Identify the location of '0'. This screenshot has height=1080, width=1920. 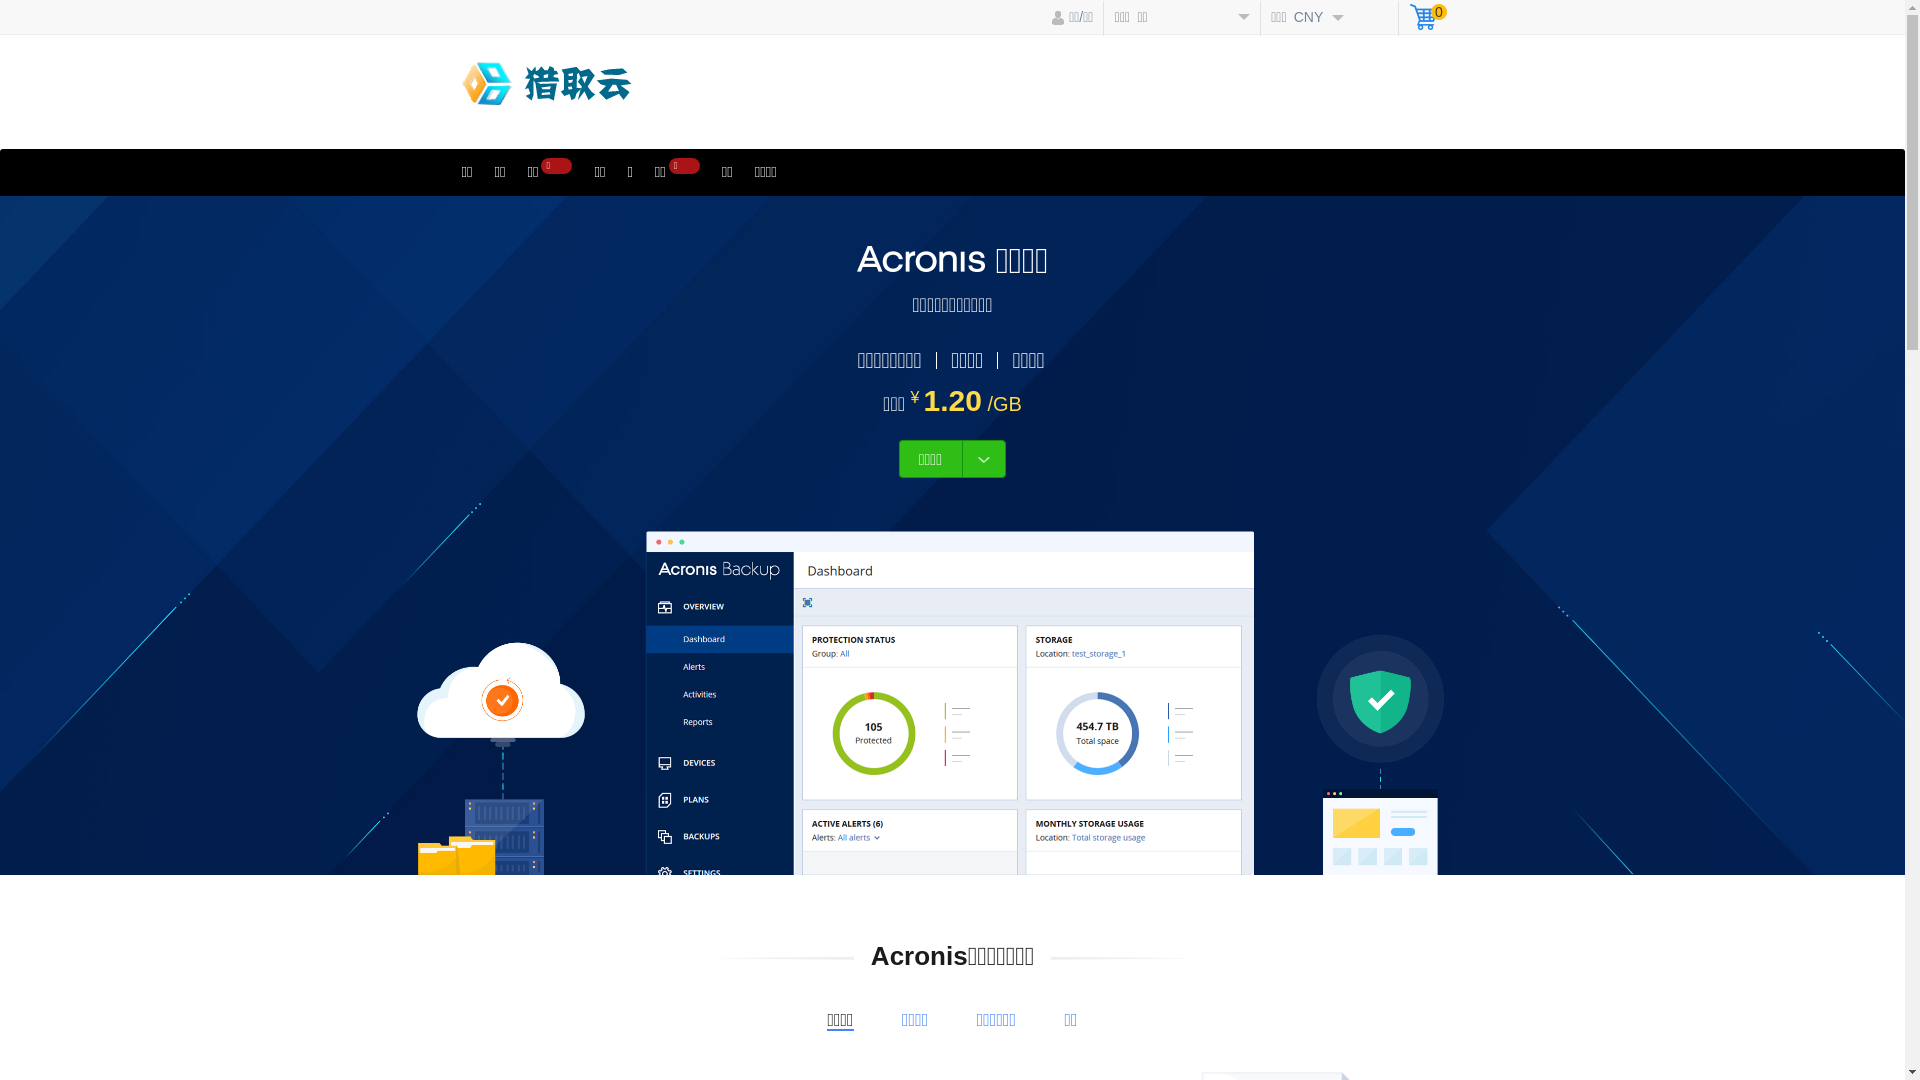
(1409, 19).